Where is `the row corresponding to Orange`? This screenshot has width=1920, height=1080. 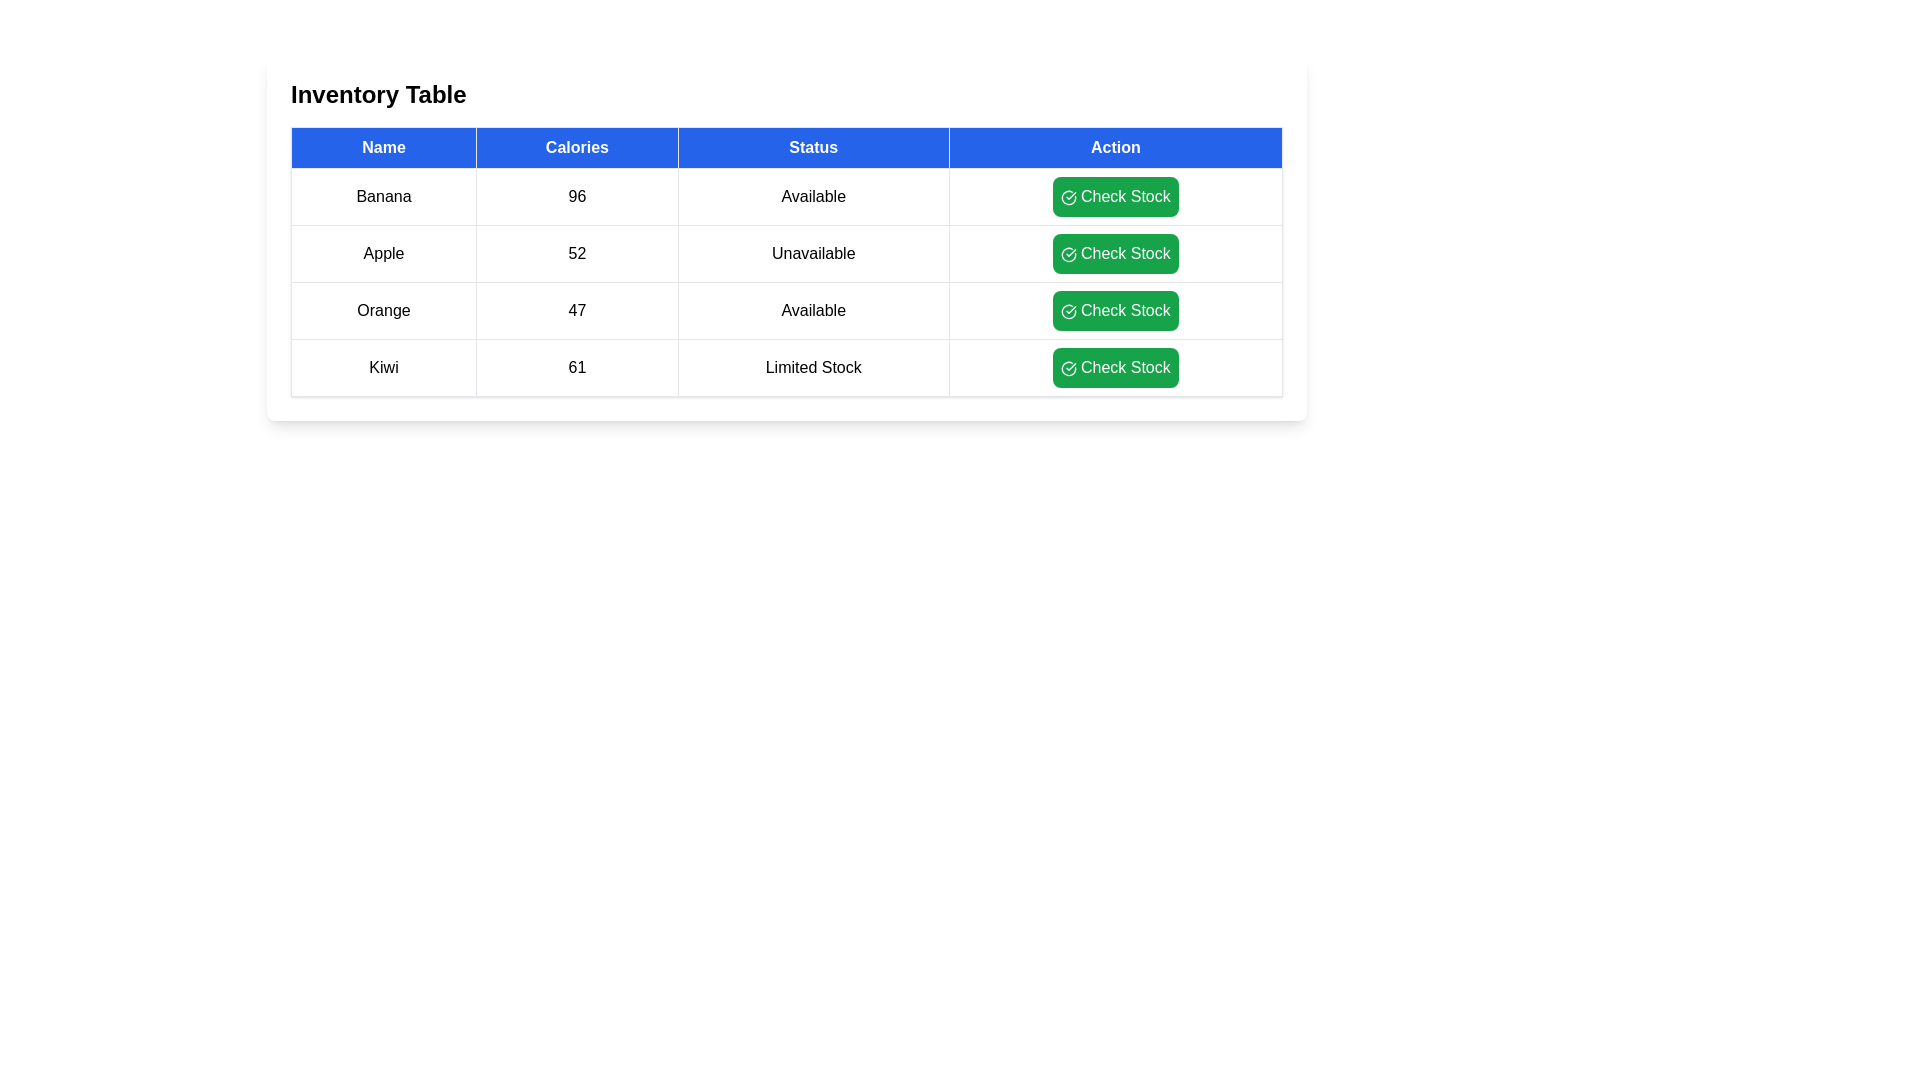
the row corresponding to Orange is located at coordinates (786, 311).